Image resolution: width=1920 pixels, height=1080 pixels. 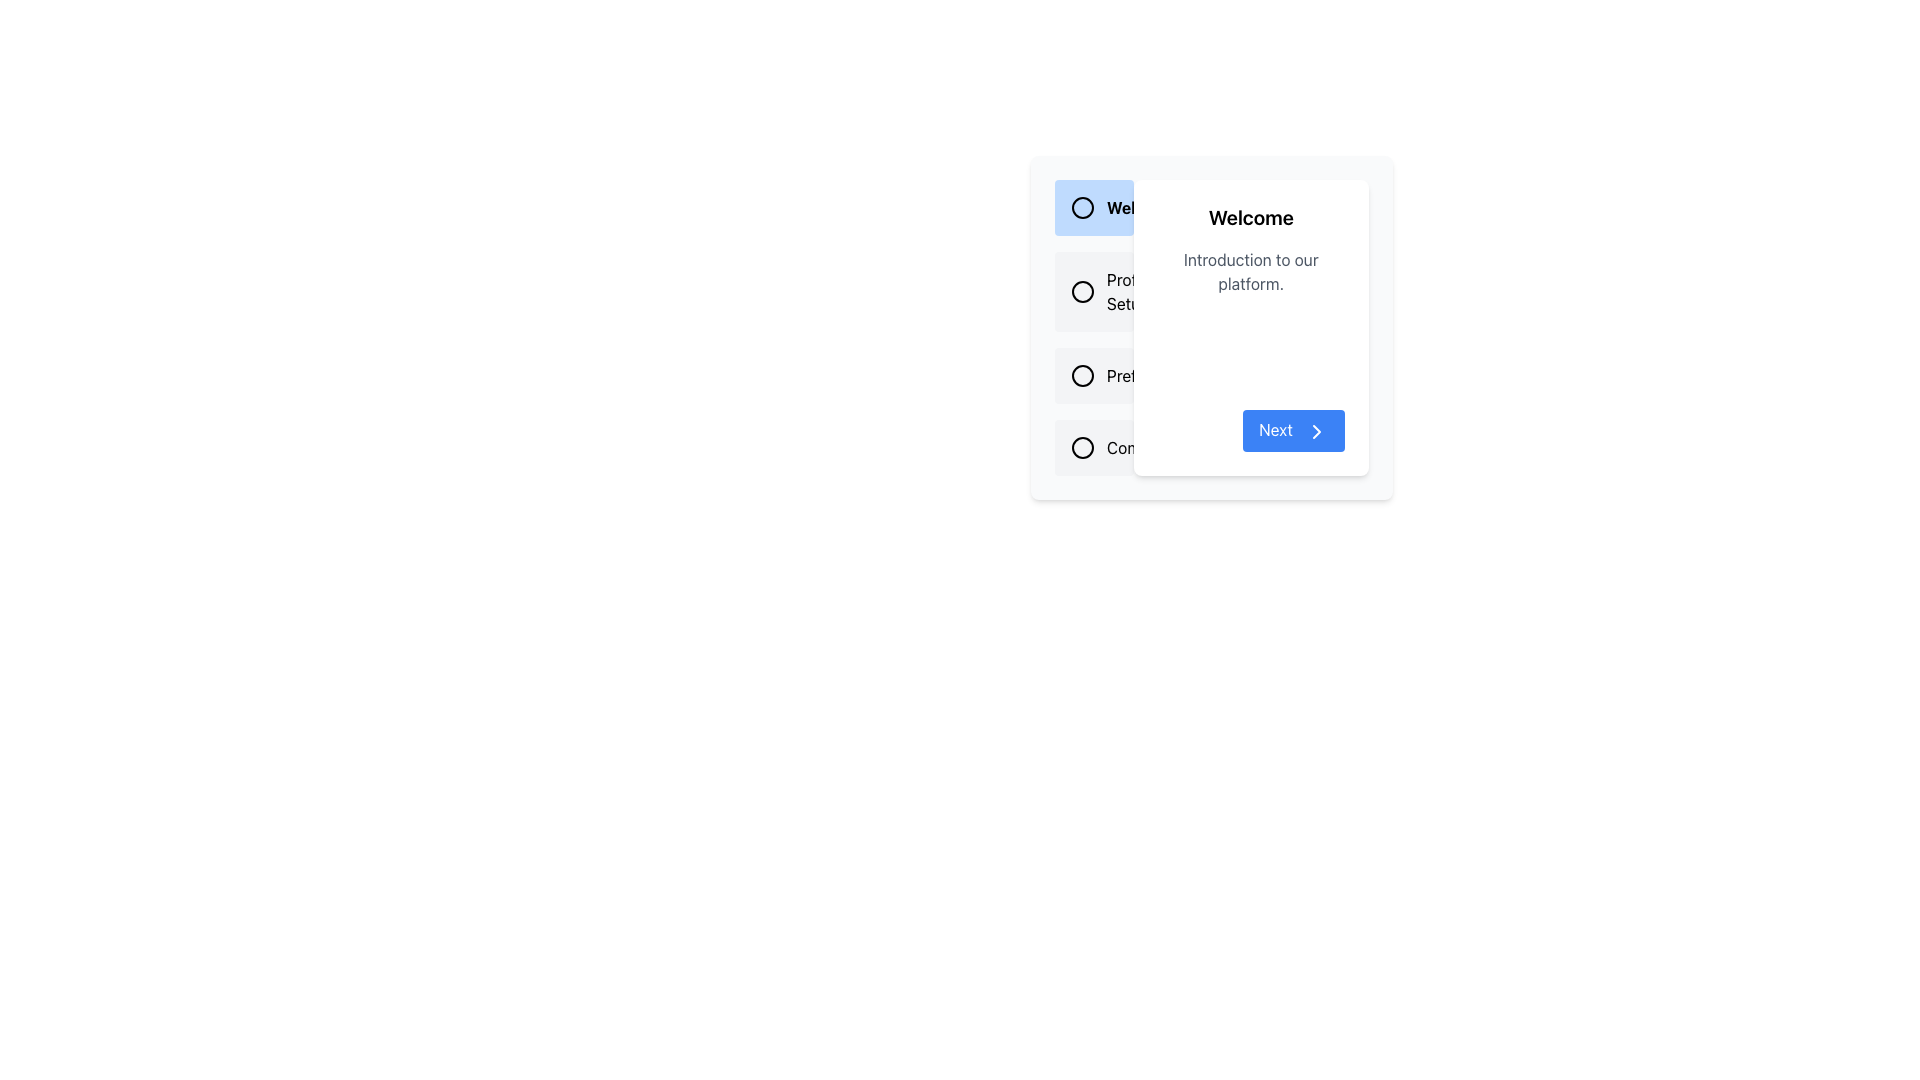 What do you see at coordinates (1093, 375) in the screenshot?
I see `the 'Preferences' radio button` at bounding box center [1093, 375].